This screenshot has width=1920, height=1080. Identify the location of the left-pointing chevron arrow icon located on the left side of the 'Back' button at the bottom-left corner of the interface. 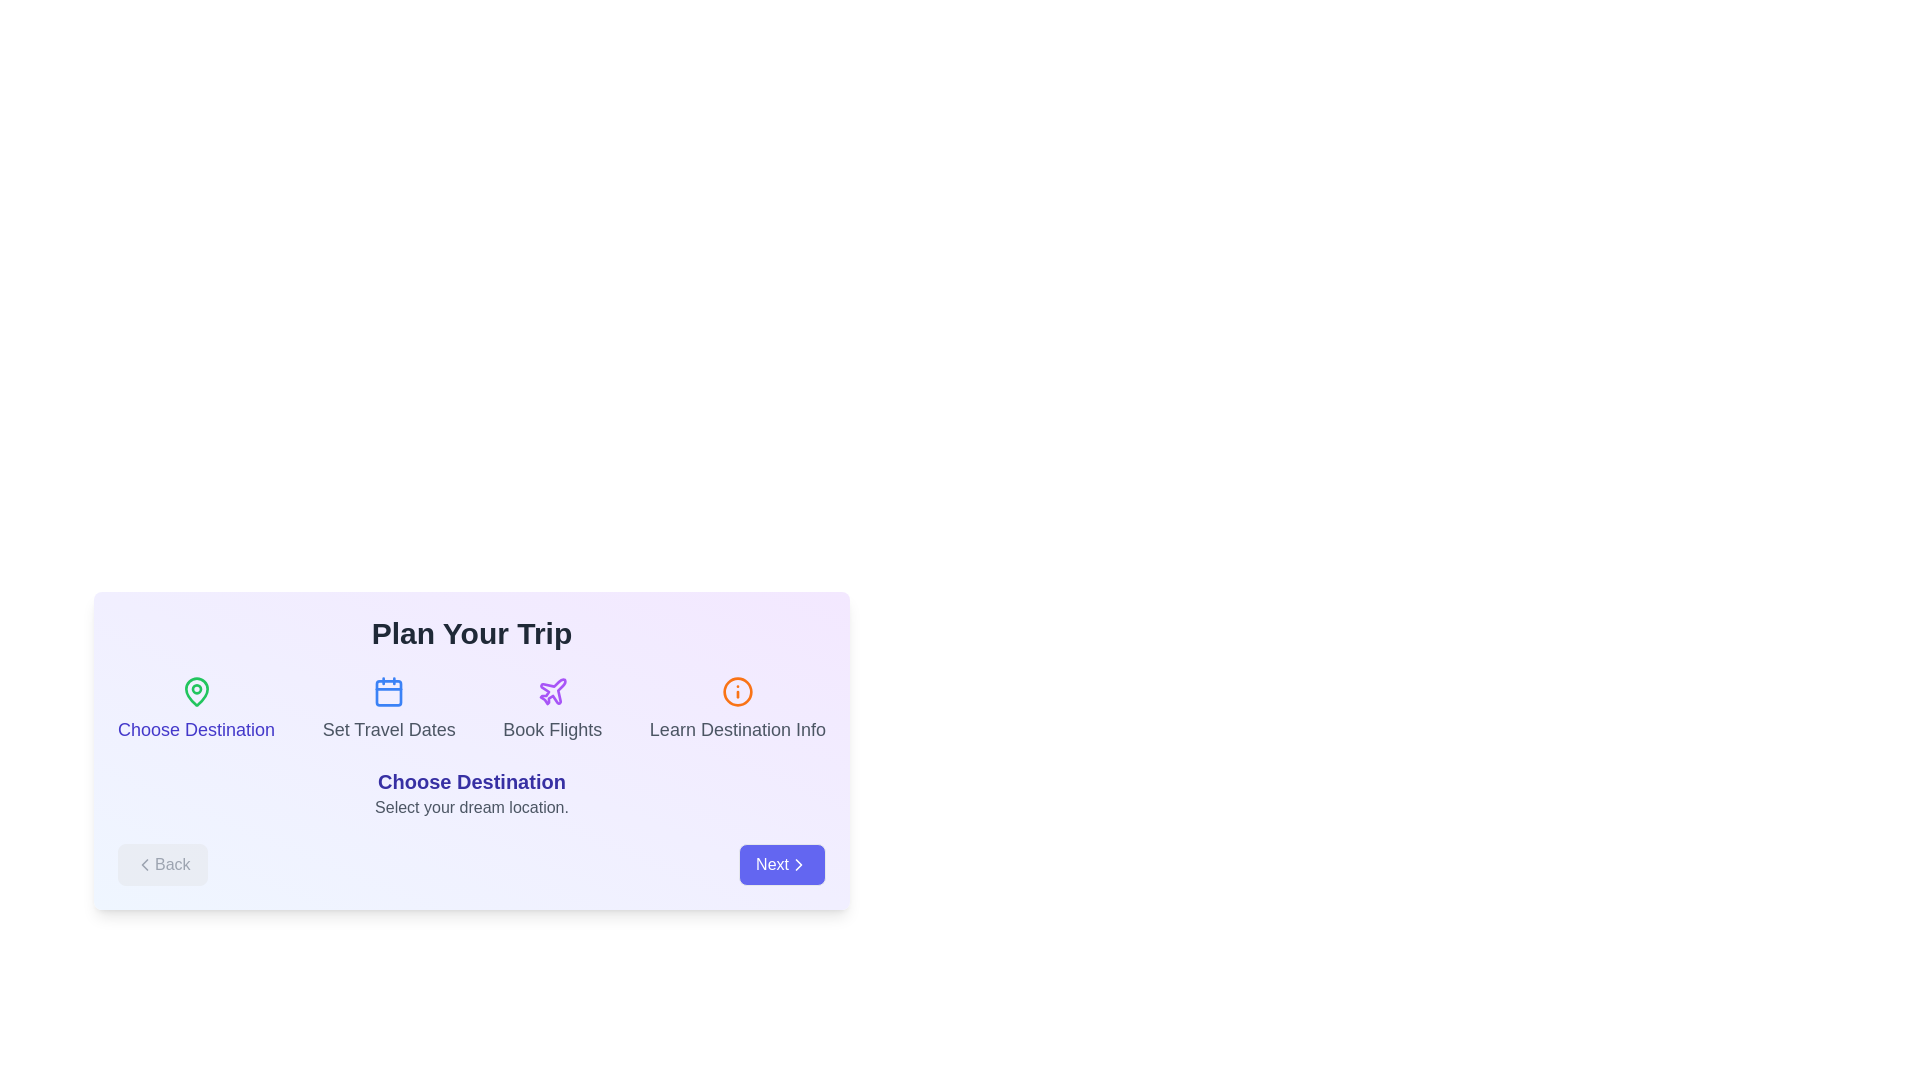
(143, 863).